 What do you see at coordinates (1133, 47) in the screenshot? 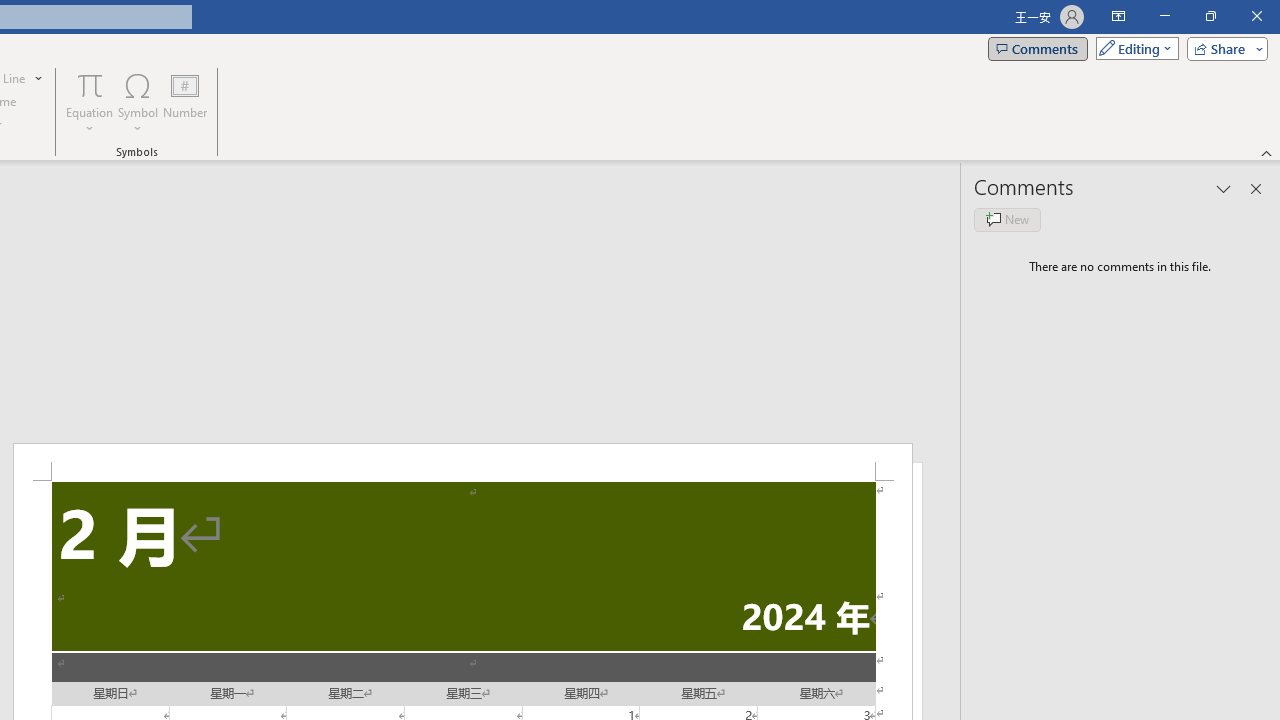
I see `'Mode'` at bounding box center [1133, 47].